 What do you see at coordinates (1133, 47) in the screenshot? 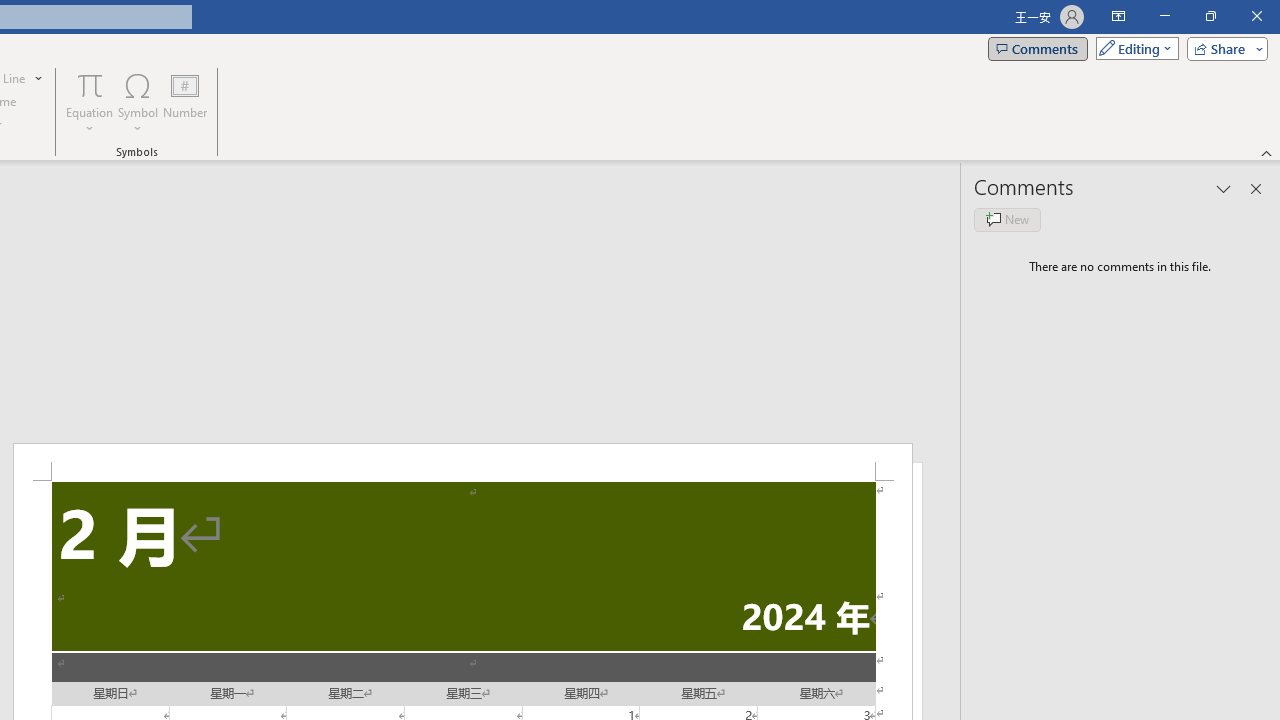
I see `'Mode'` at bounding box center [1133, 47].